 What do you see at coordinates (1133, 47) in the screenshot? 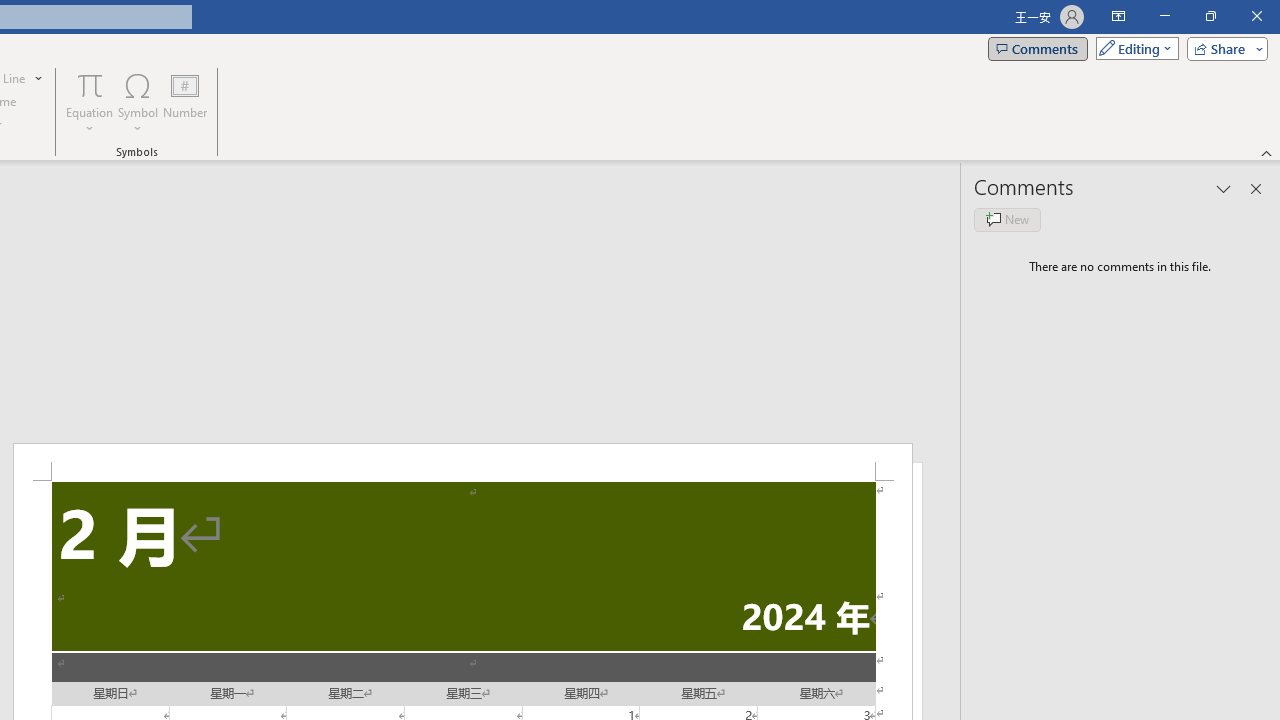
I see `'Mode'` at bounding box center [1133, 47].